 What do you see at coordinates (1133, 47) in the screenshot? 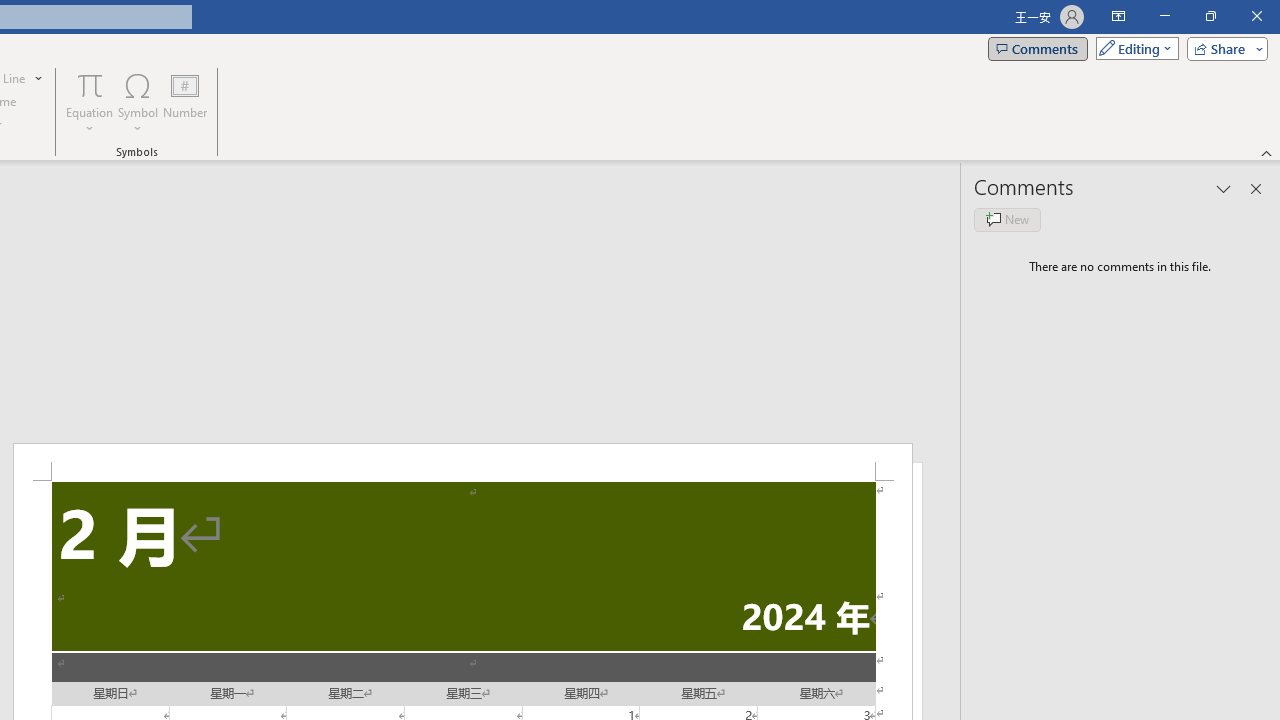
I see `'Mode'` at bounding box center [1133, 47].